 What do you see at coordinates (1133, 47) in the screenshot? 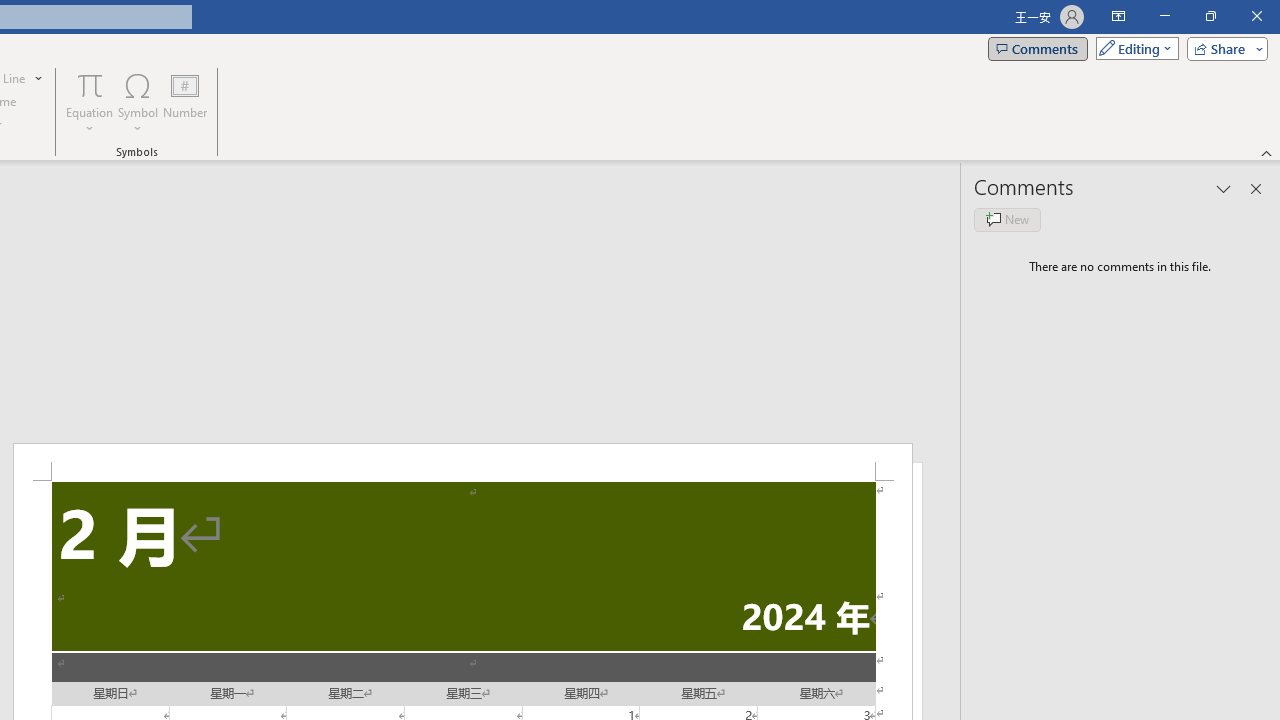
I see `'Mode'` at bounding box center [1133, 47].